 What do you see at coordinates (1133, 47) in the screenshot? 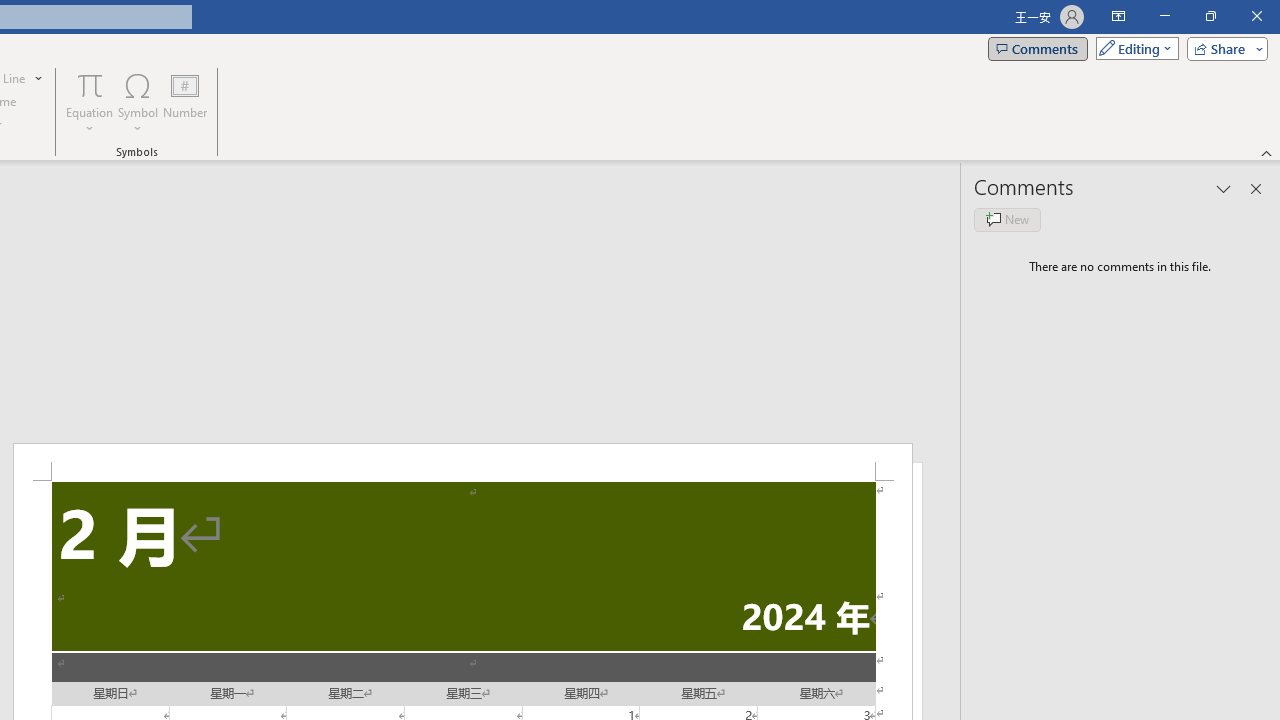
I see `'Mode'` at bounding box center [1133, 47].